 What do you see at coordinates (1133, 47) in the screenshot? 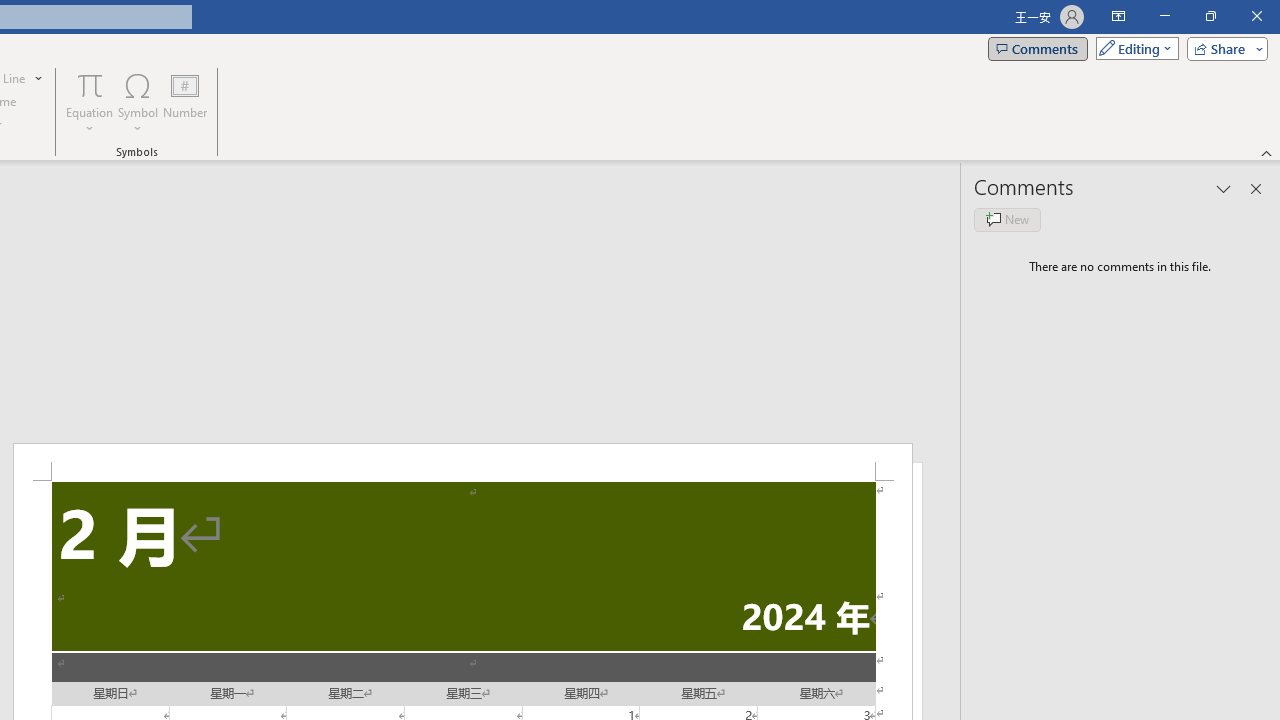
I see `'Mode'` at bounding box center [1133, 47].